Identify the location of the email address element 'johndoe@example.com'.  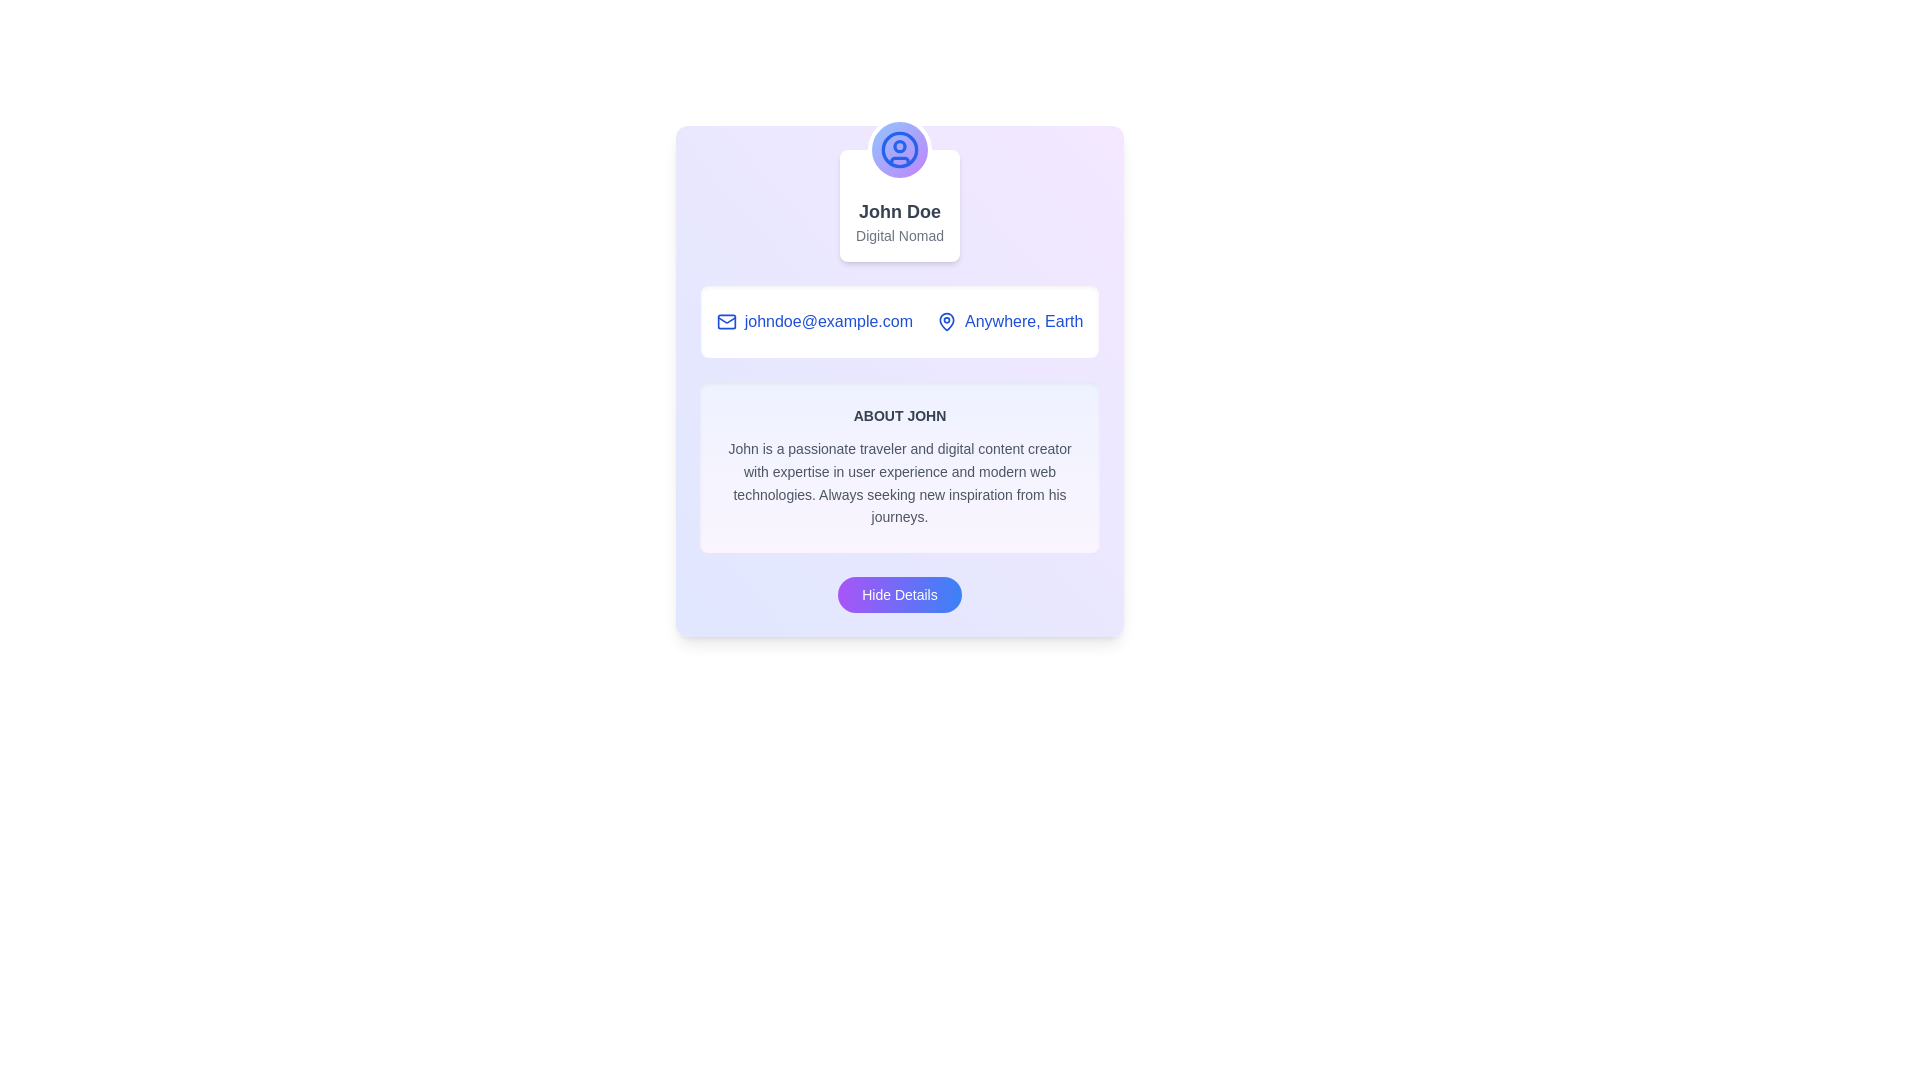
(814, 320).